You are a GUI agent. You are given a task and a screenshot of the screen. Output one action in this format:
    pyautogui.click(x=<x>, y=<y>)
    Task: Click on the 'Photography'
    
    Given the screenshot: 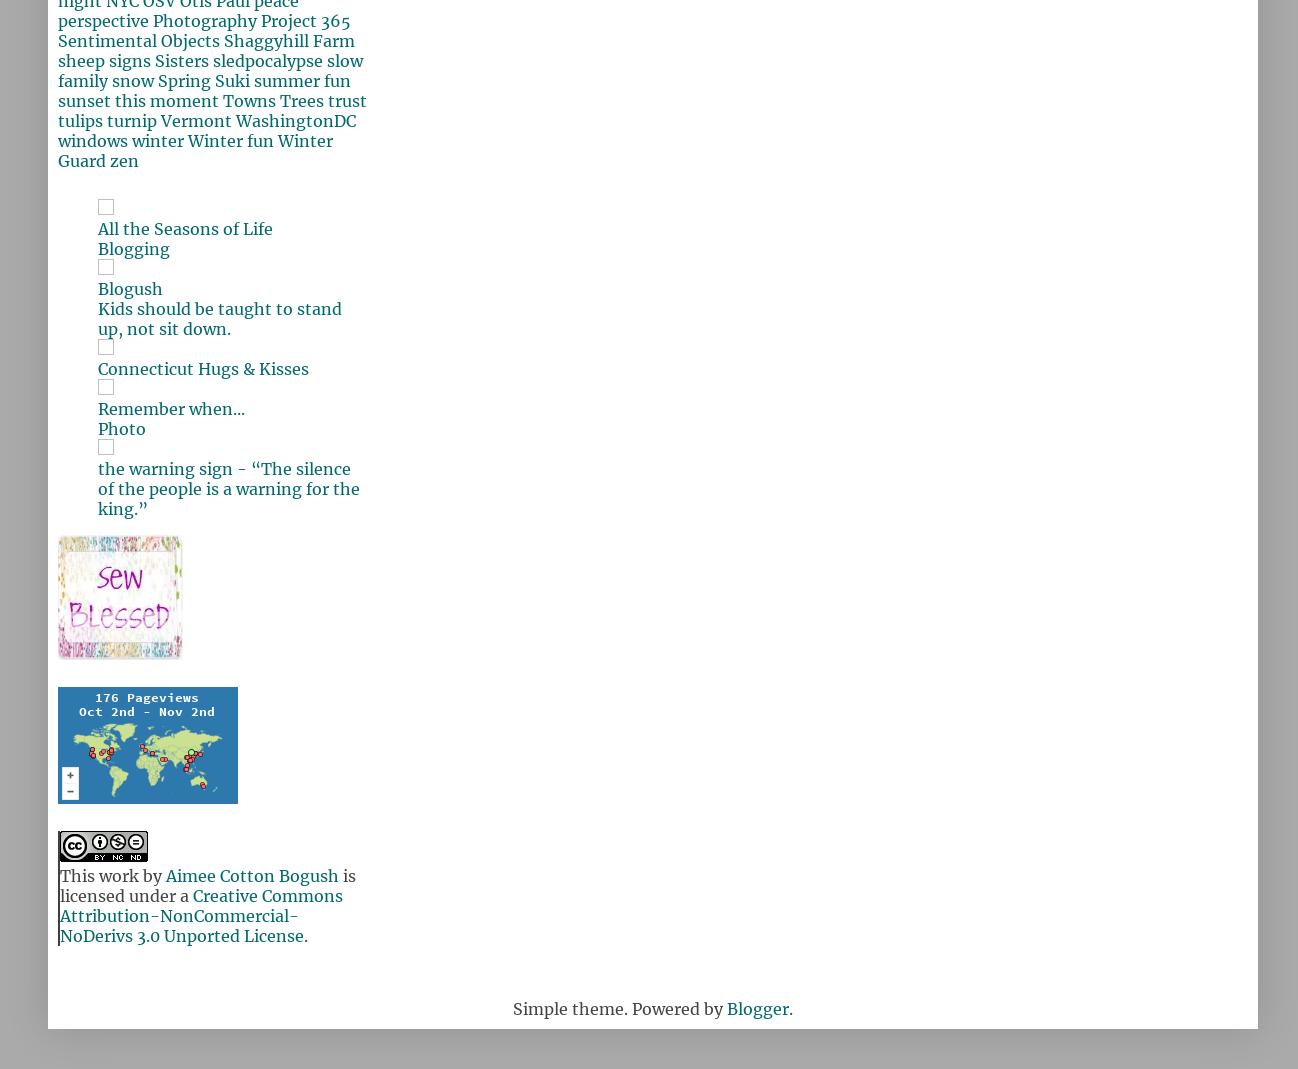 What is the action you would take?
    pyautogui.click(x=204, y=19)
    